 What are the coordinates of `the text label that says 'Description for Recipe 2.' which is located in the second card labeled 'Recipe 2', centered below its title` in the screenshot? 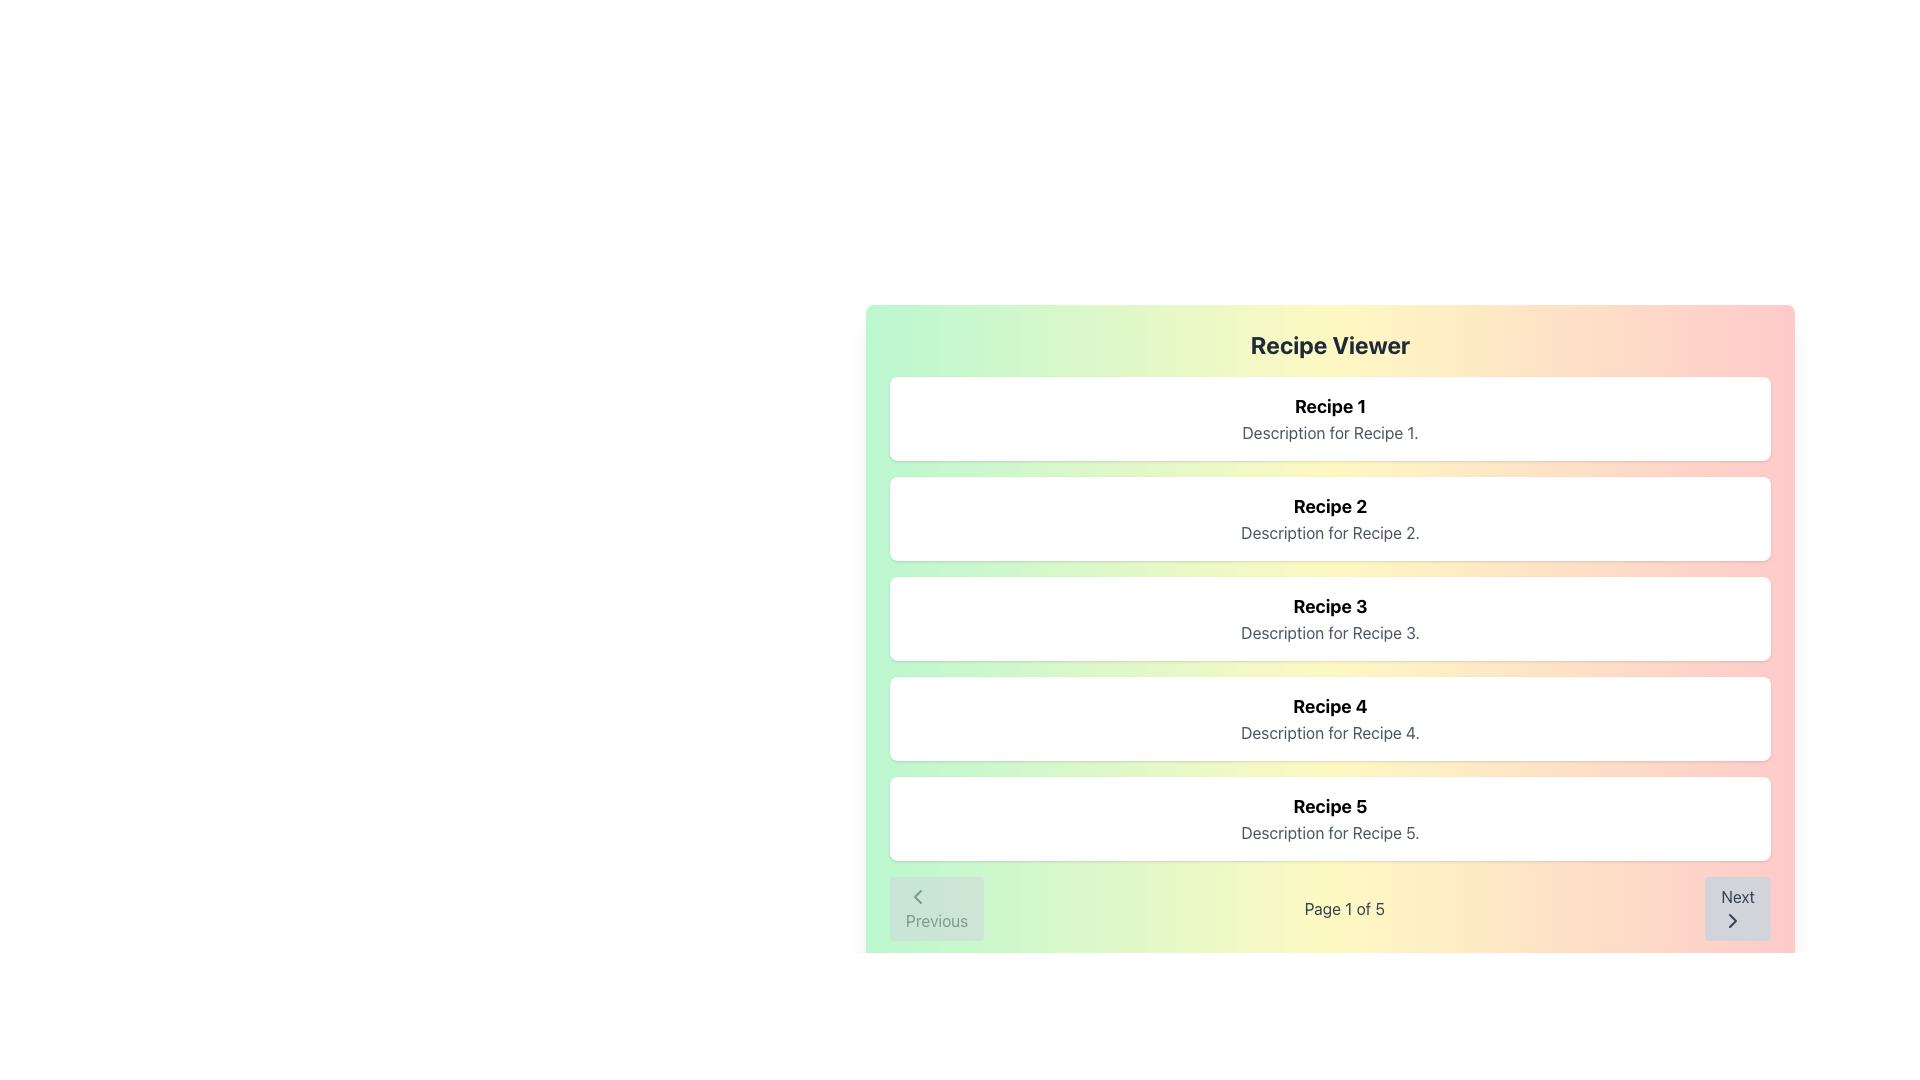 It's located at (1330, 531).